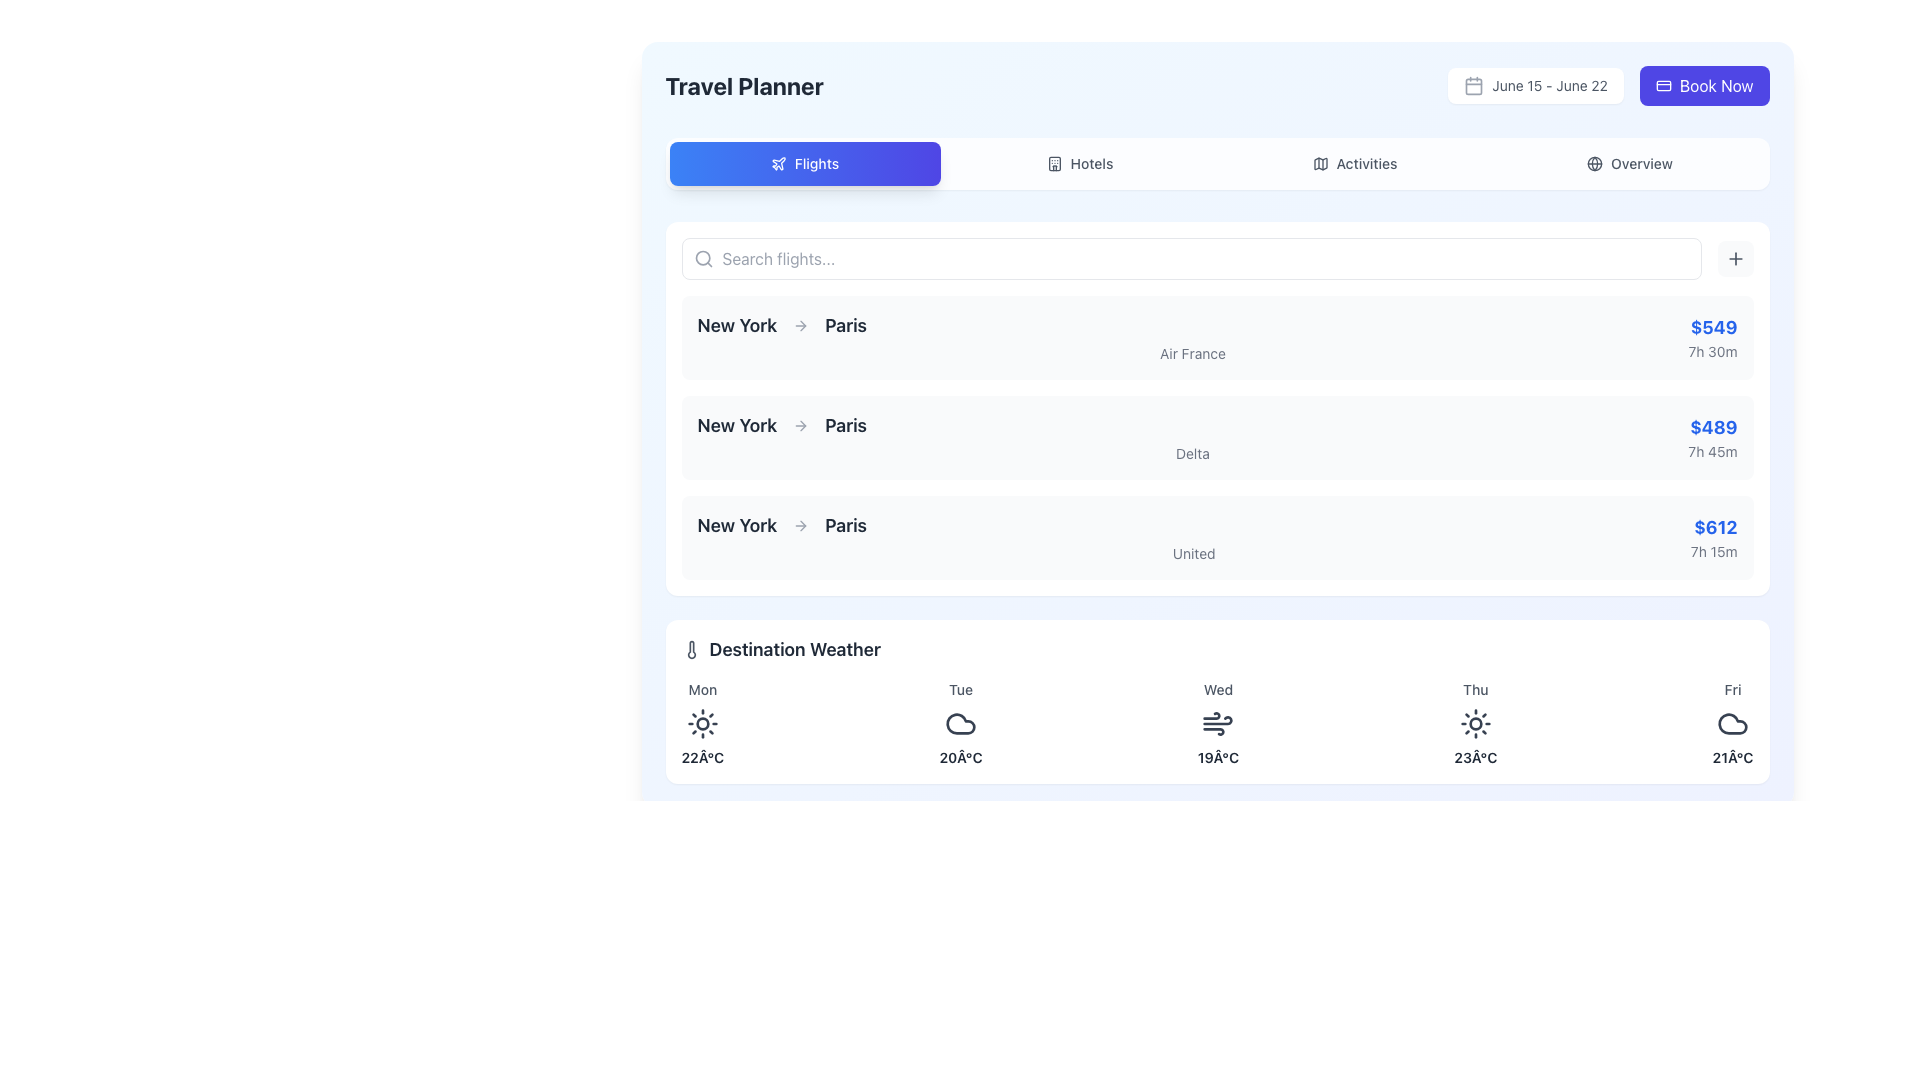 Image resolution: width=1920 pixels, height=1080 pixels. Describe the element at coordinates (803, 325) in the screenshot. I see `the rightward-pointing gray arrow icon that is positioned inline between two text strings` at that location.